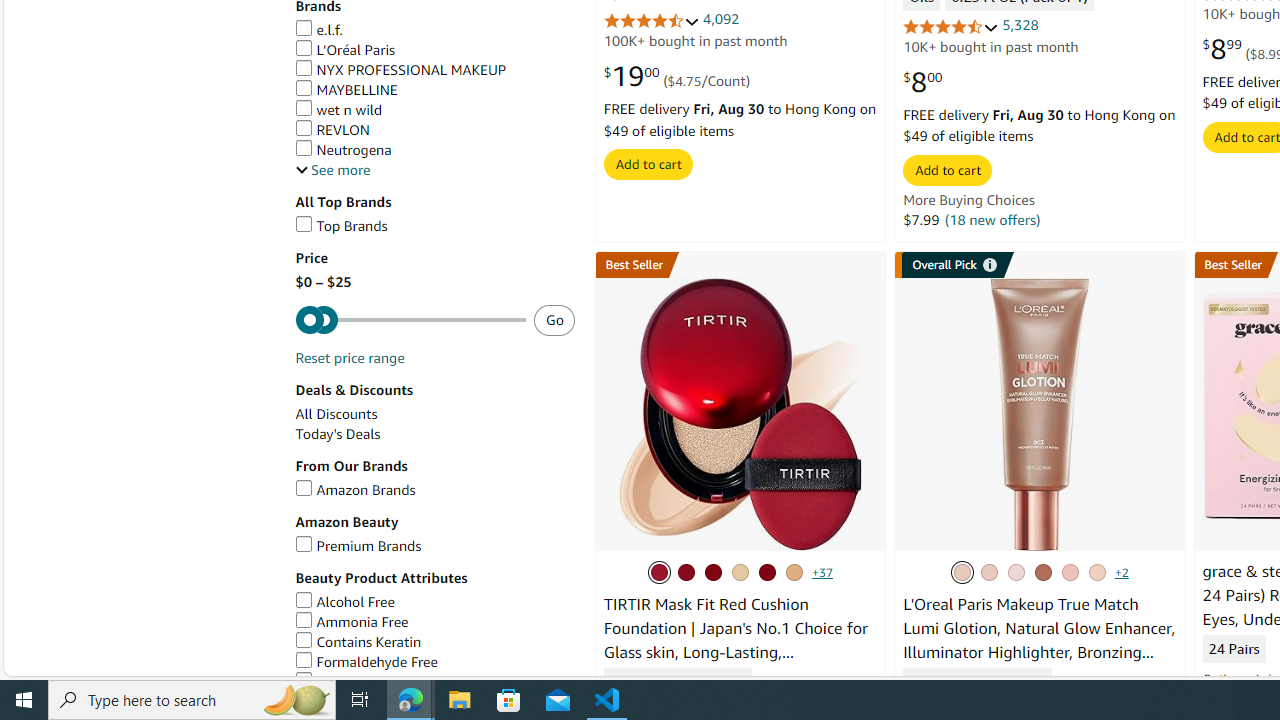  Describe the element at coordinates (409, 319) in the screenshot. I see `'Maximum'` at that location.